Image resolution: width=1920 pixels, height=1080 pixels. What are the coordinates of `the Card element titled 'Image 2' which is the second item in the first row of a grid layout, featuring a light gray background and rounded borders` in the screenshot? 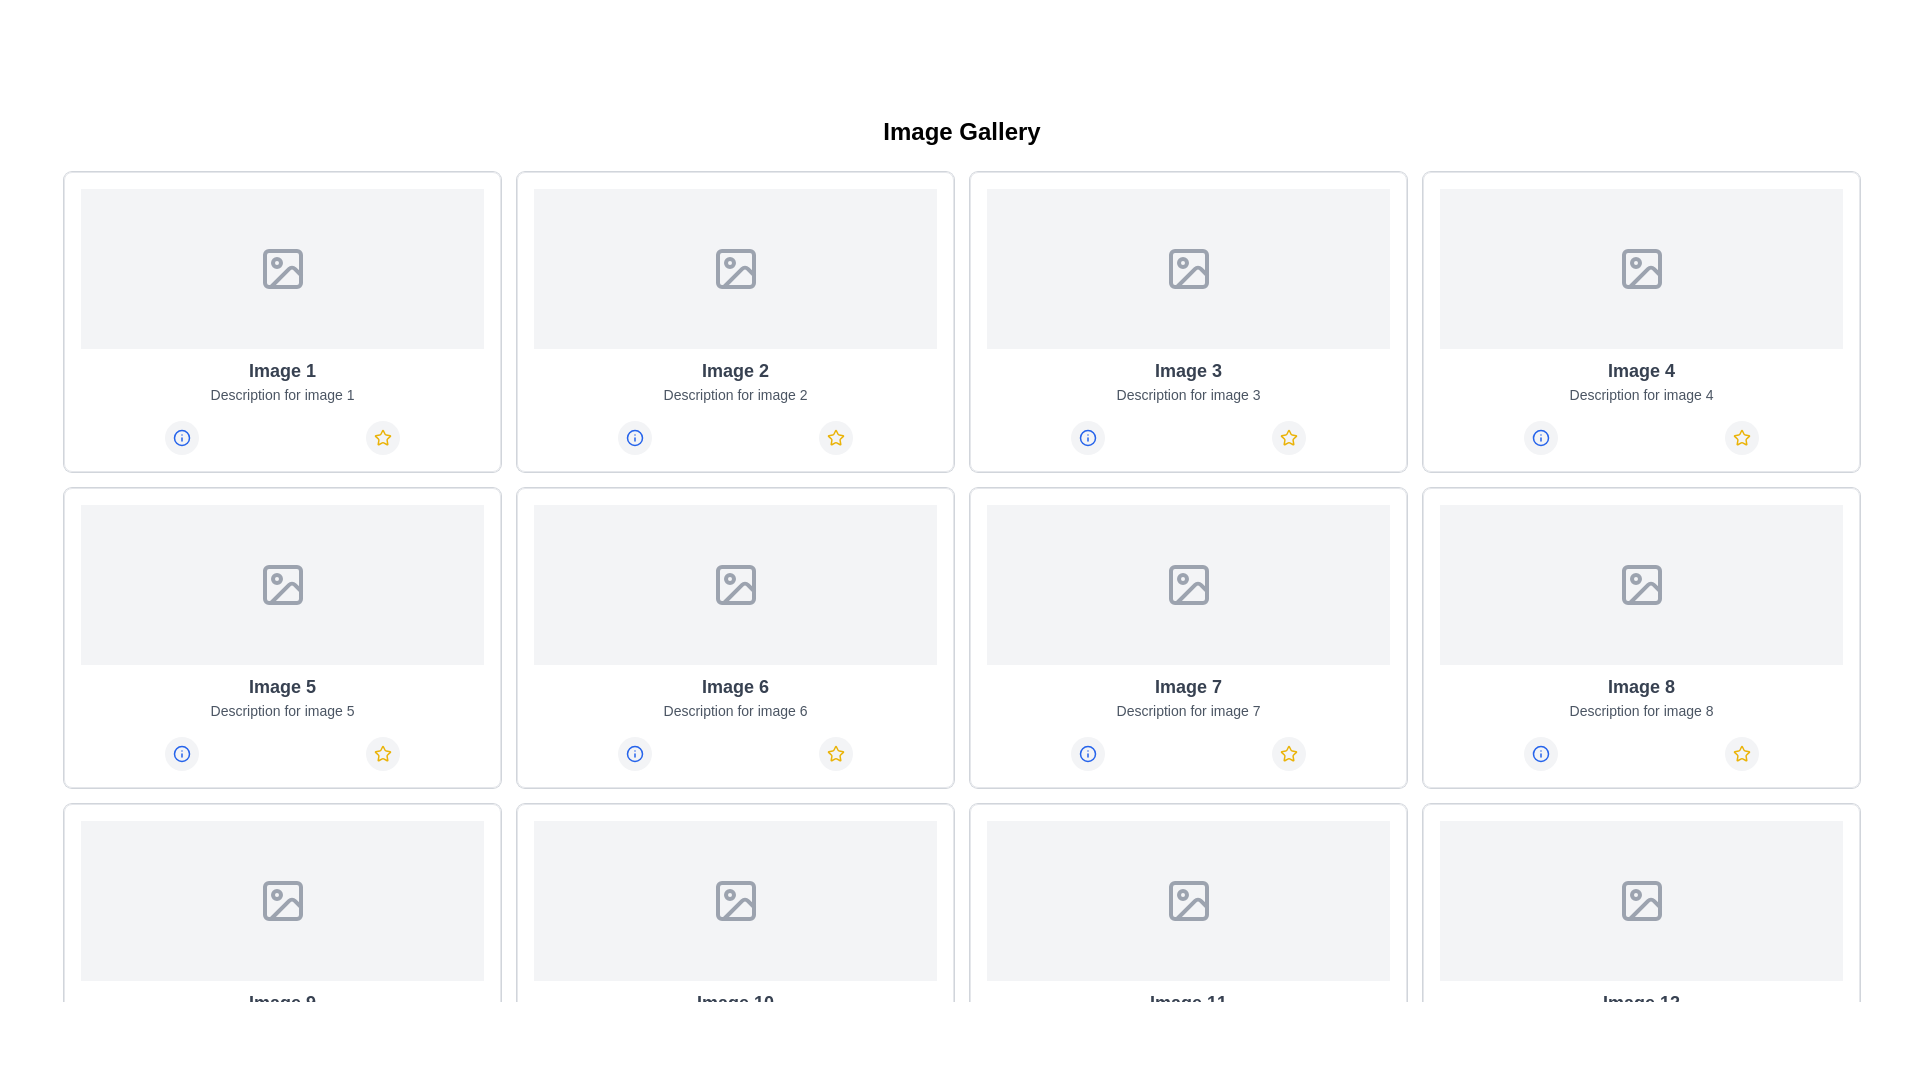 It's located at (734, 320).